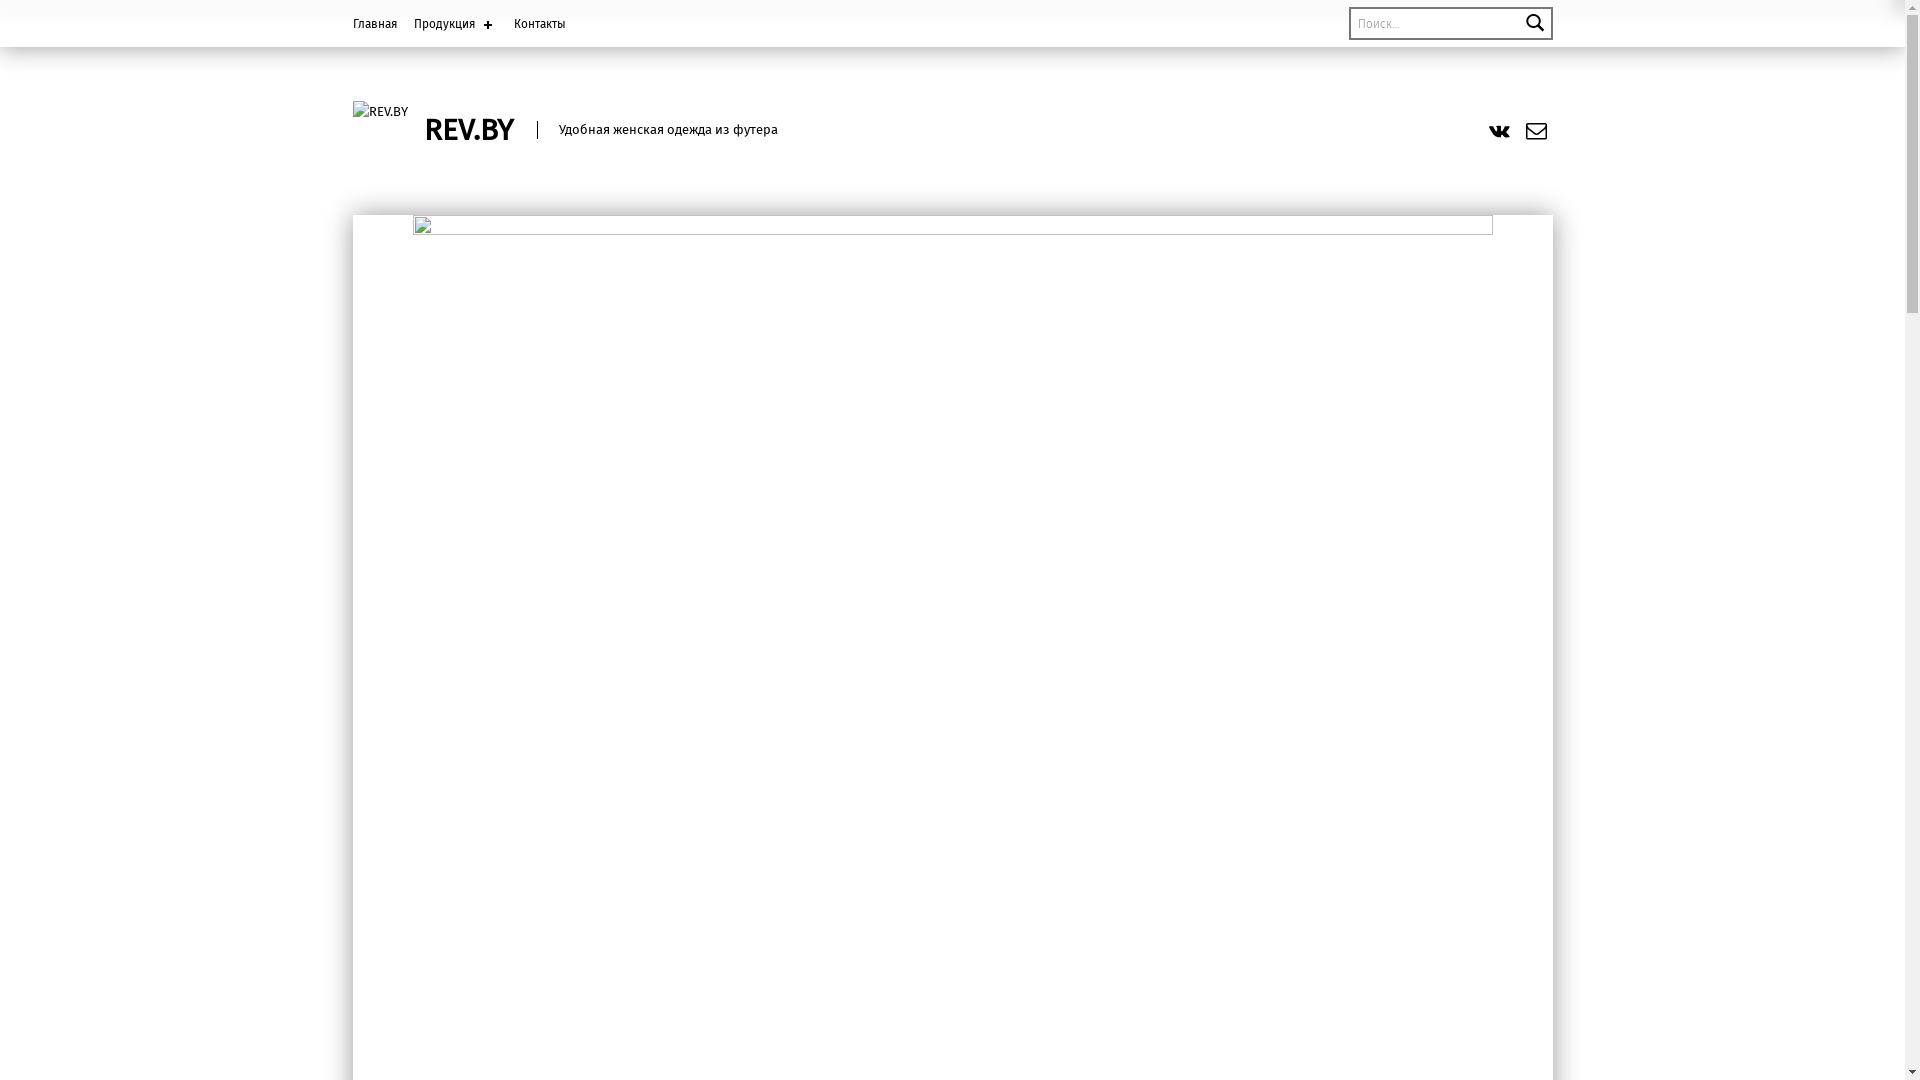 This screenshot has width=1920, height=1080. Describe the element at coordinates (467, 130) in the screenshot. I see `'REV.BY'` at that location.